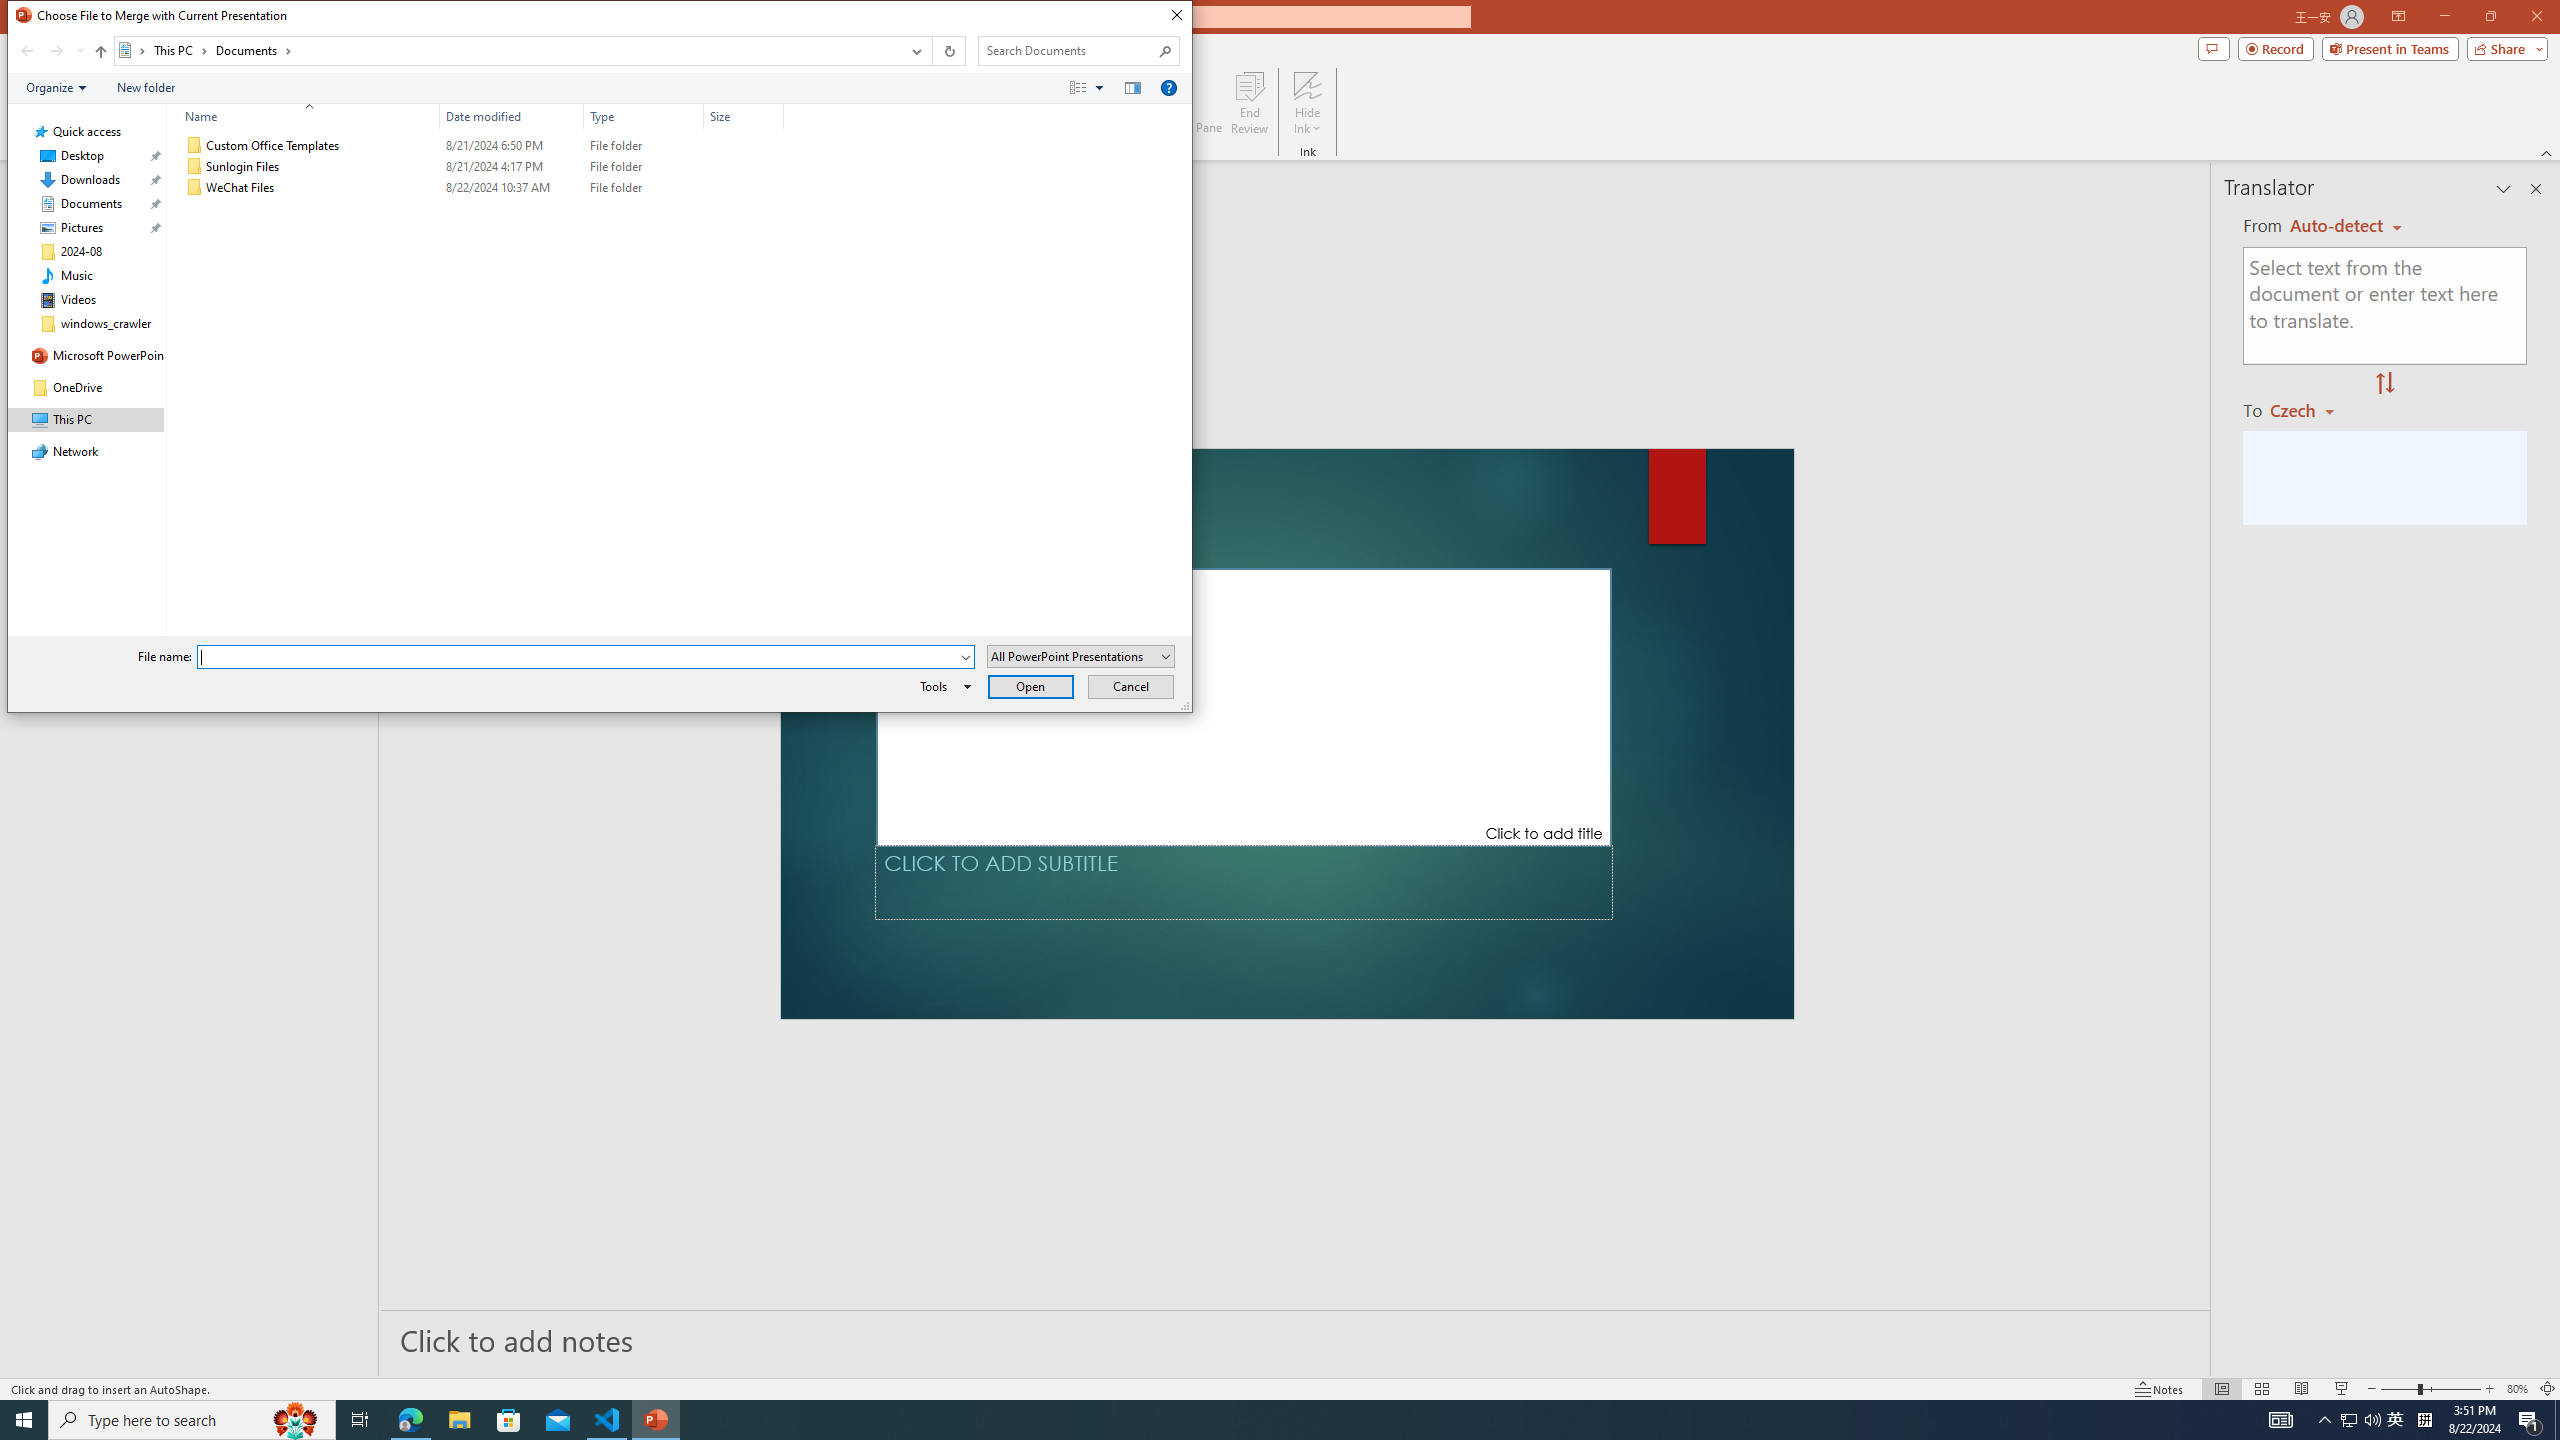  Describe the element at coordinates (1132, 87) in the screenshot. I see `'Preview pane'` at that location.